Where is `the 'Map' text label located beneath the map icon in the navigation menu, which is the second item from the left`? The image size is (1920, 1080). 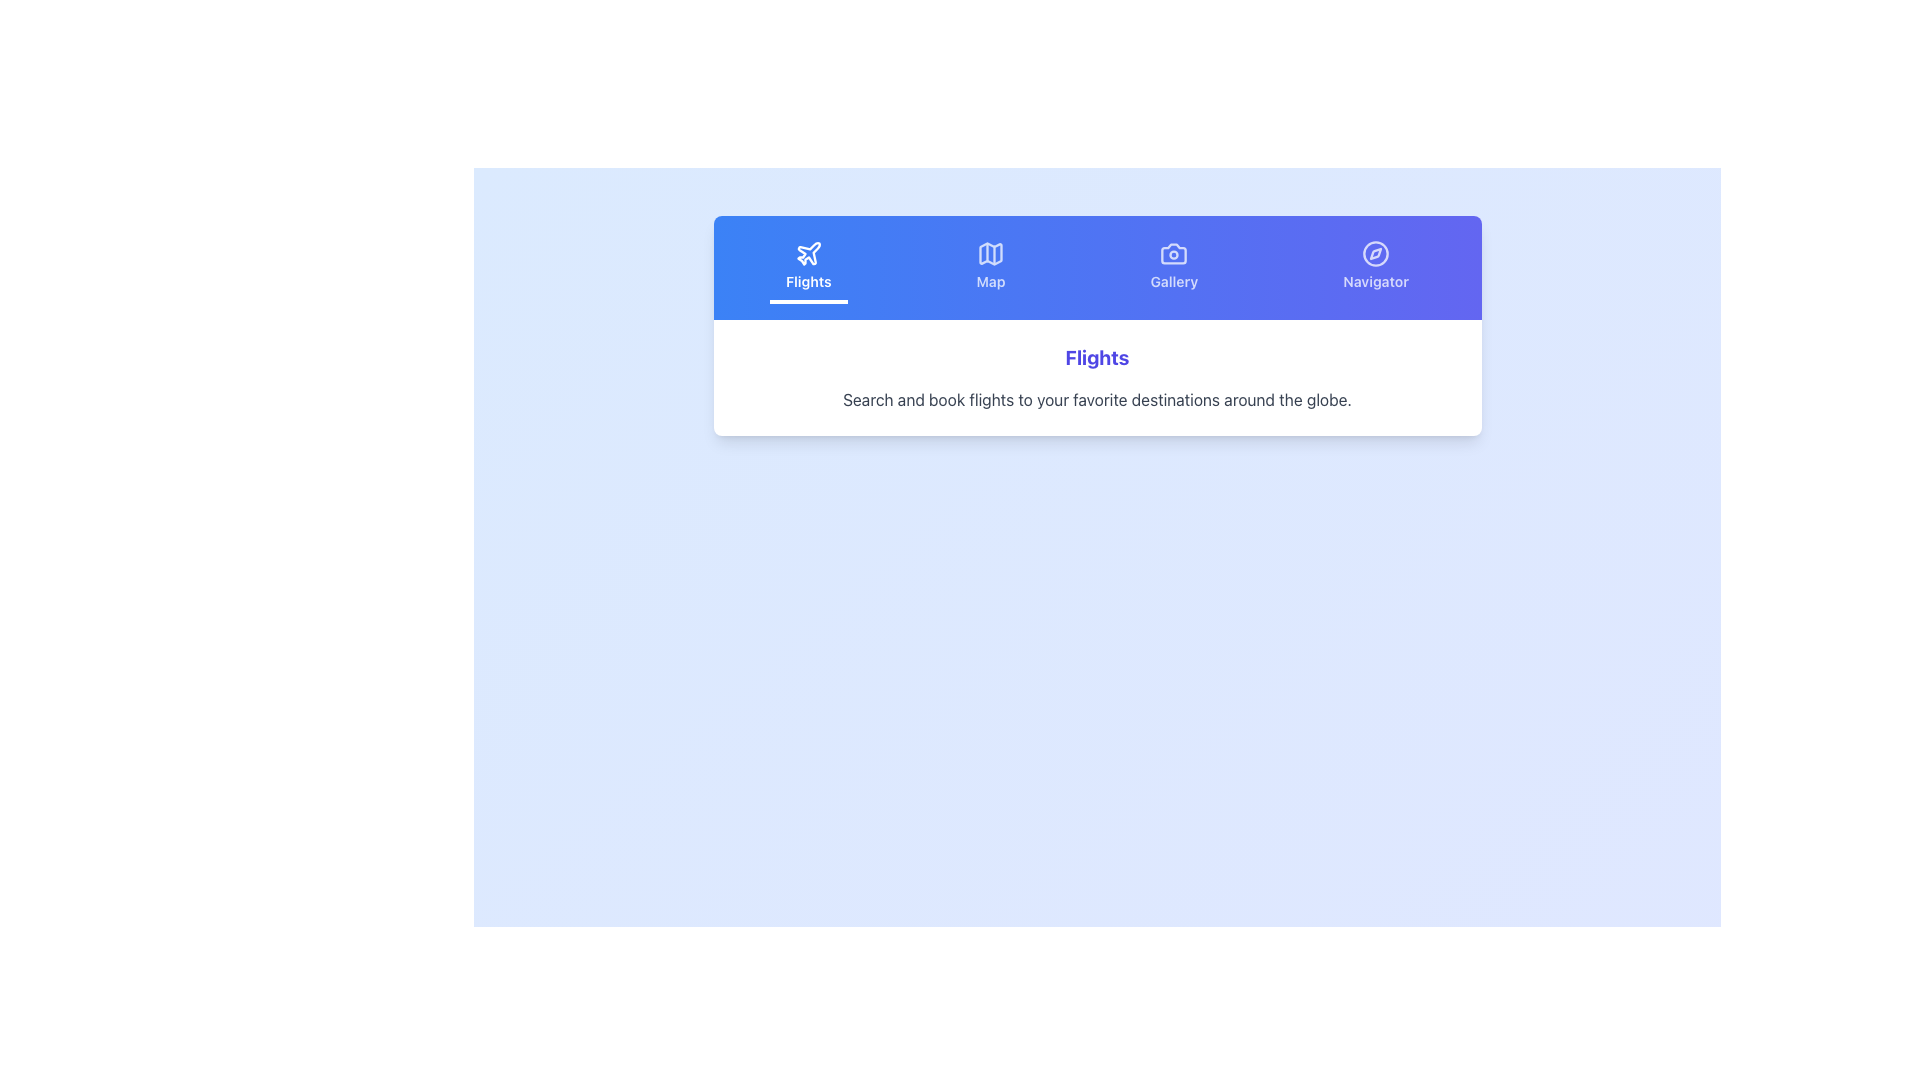
the 'Map' text label located beneath the map icon in the navigation menu, which is the second item from the left is located at coordinates (991, 281).